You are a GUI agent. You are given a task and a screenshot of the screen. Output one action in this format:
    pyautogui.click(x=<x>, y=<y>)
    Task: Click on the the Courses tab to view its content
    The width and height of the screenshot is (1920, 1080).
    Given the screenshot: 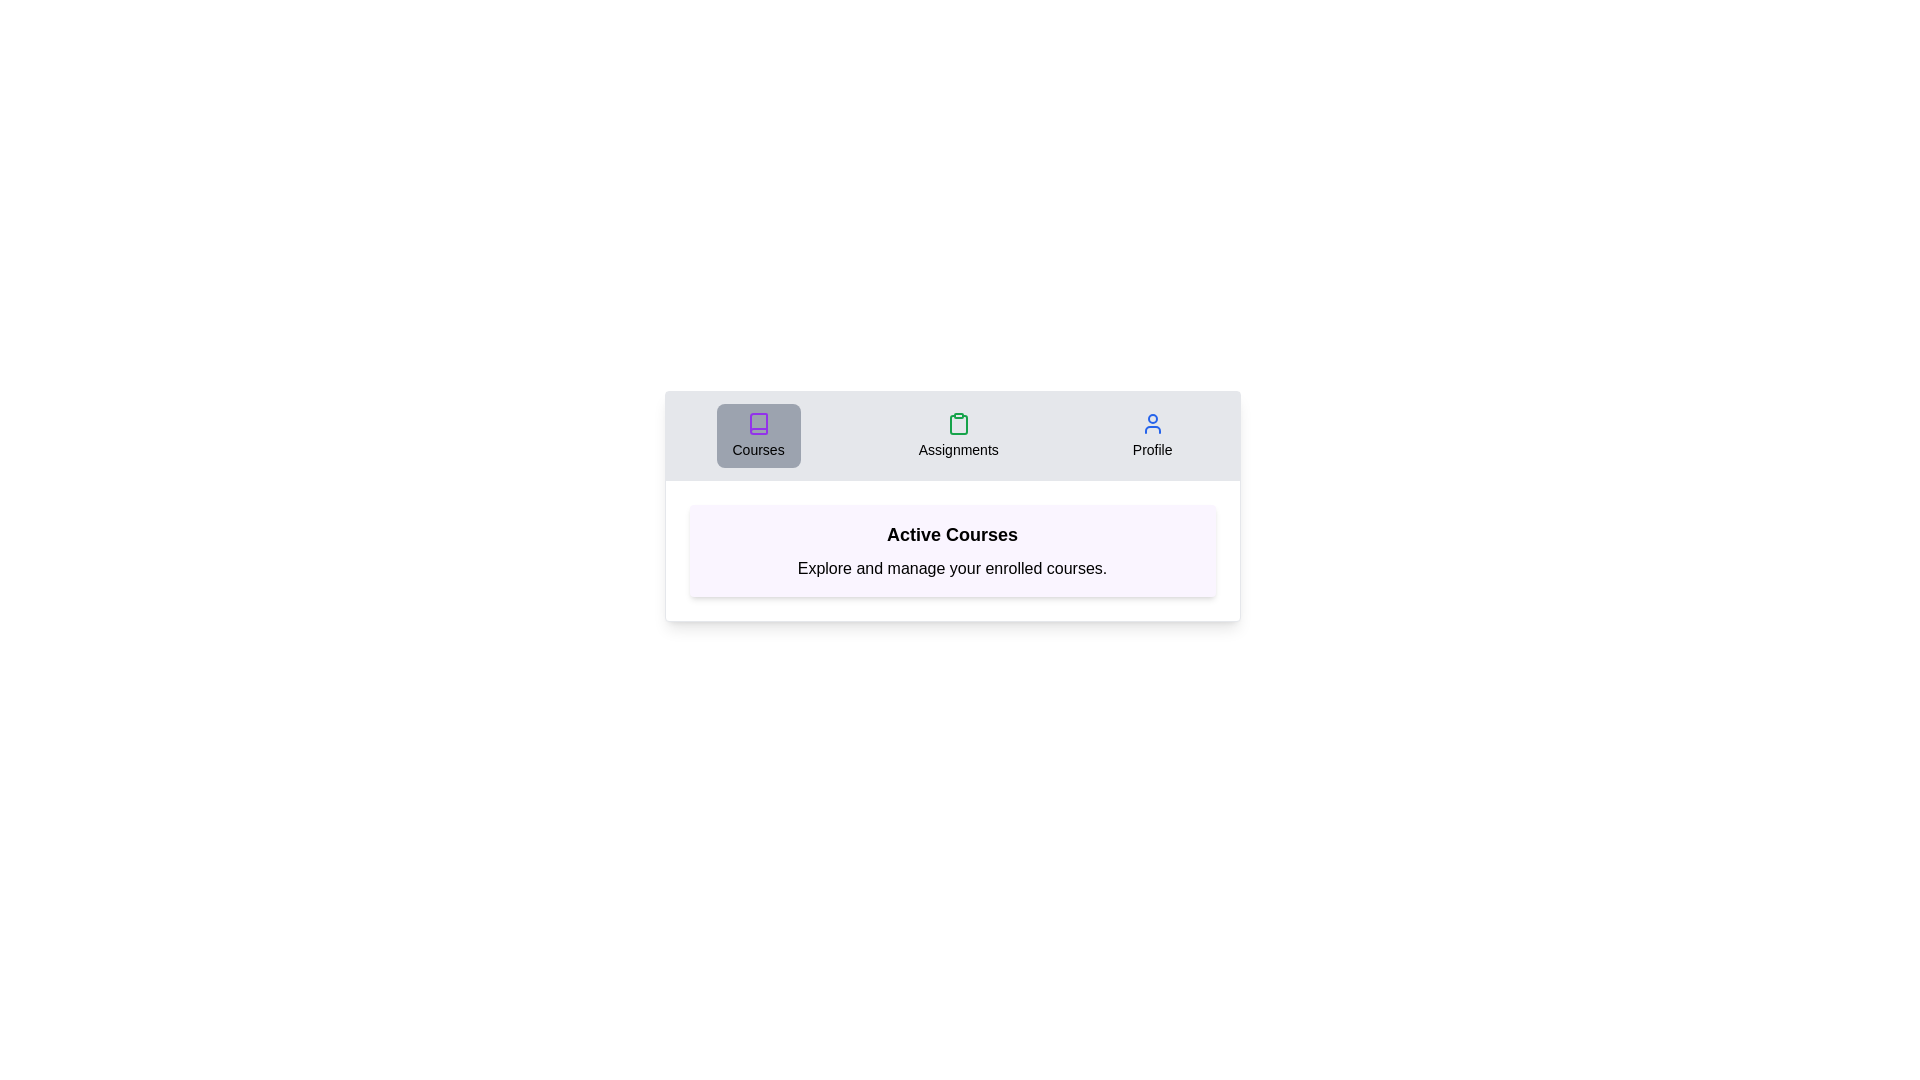 What is the action you would take?
    pyautogui.click(x=757, y=434)
    